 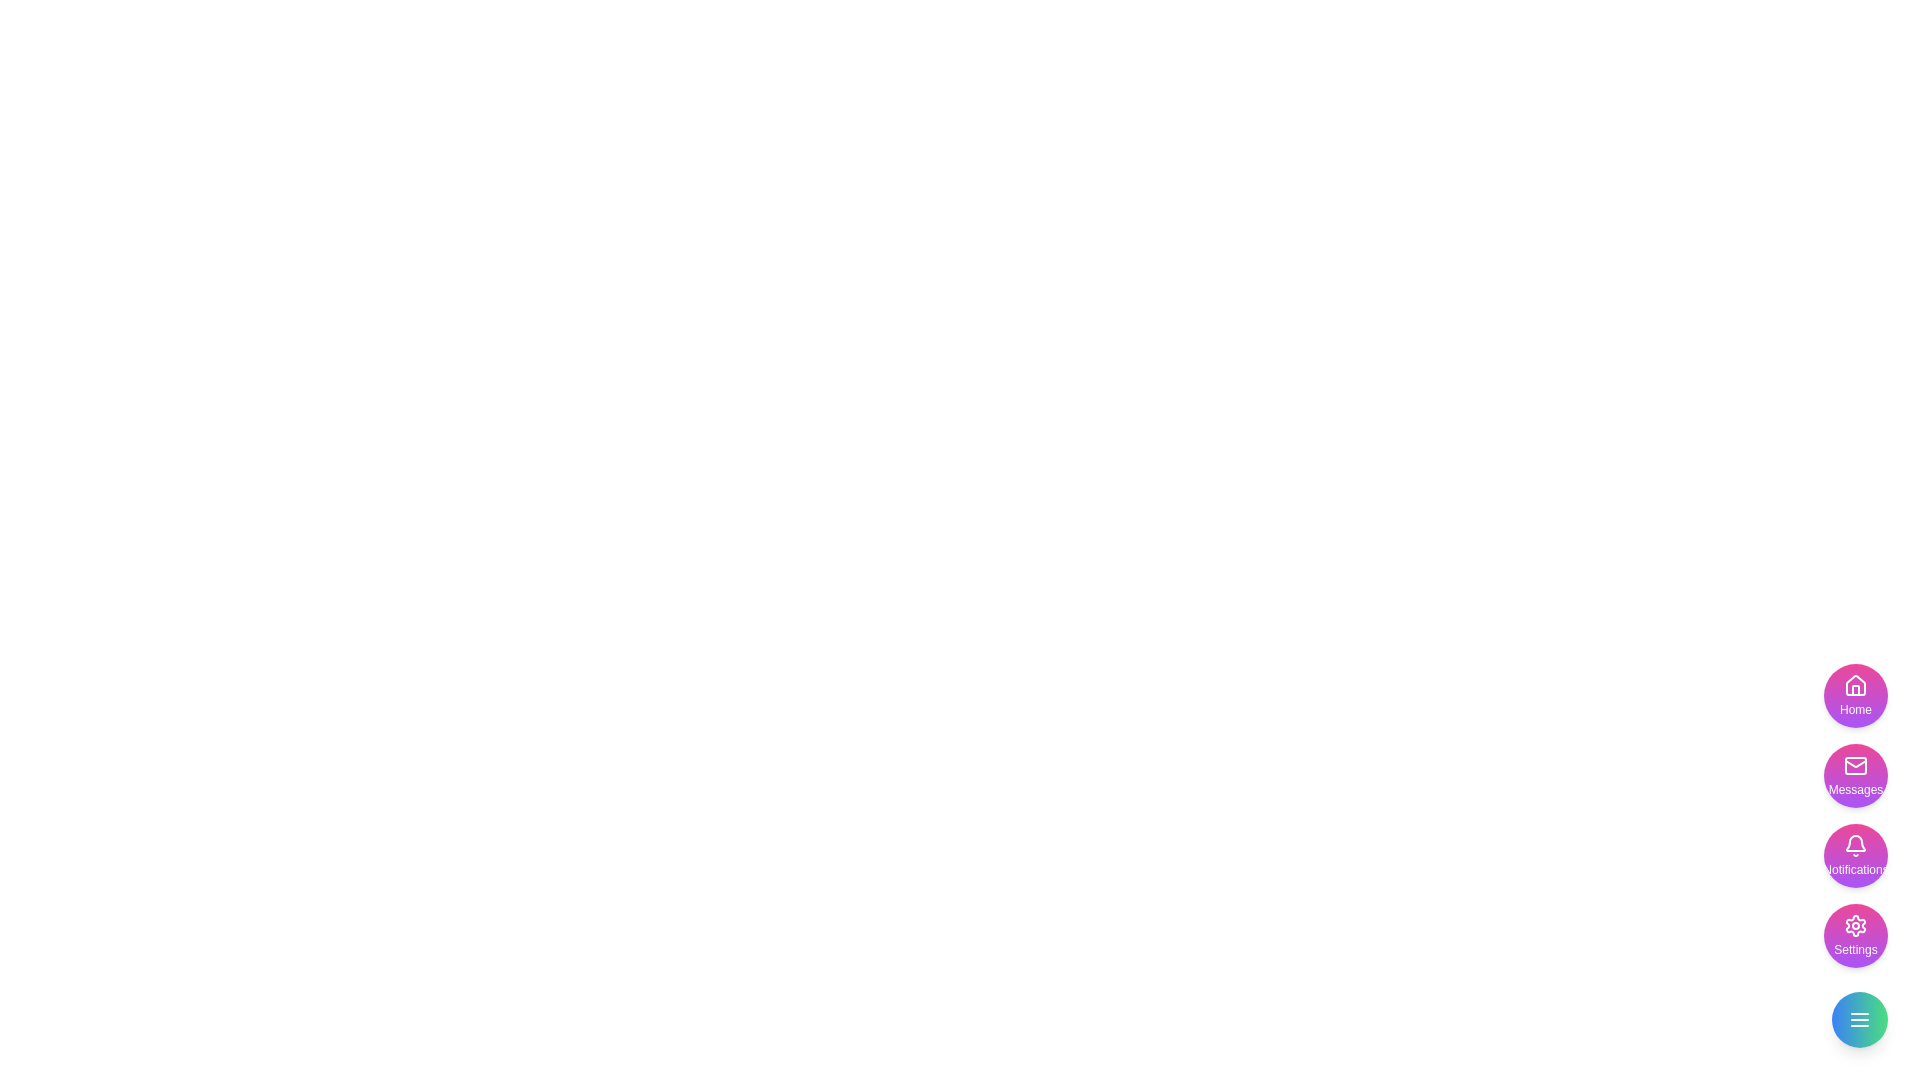 I want to click on the notifications button located in the bottom-right corner of the interface, positioned between the 'Messages' button and the 'Settings' button, so click(x=1855, y=816).